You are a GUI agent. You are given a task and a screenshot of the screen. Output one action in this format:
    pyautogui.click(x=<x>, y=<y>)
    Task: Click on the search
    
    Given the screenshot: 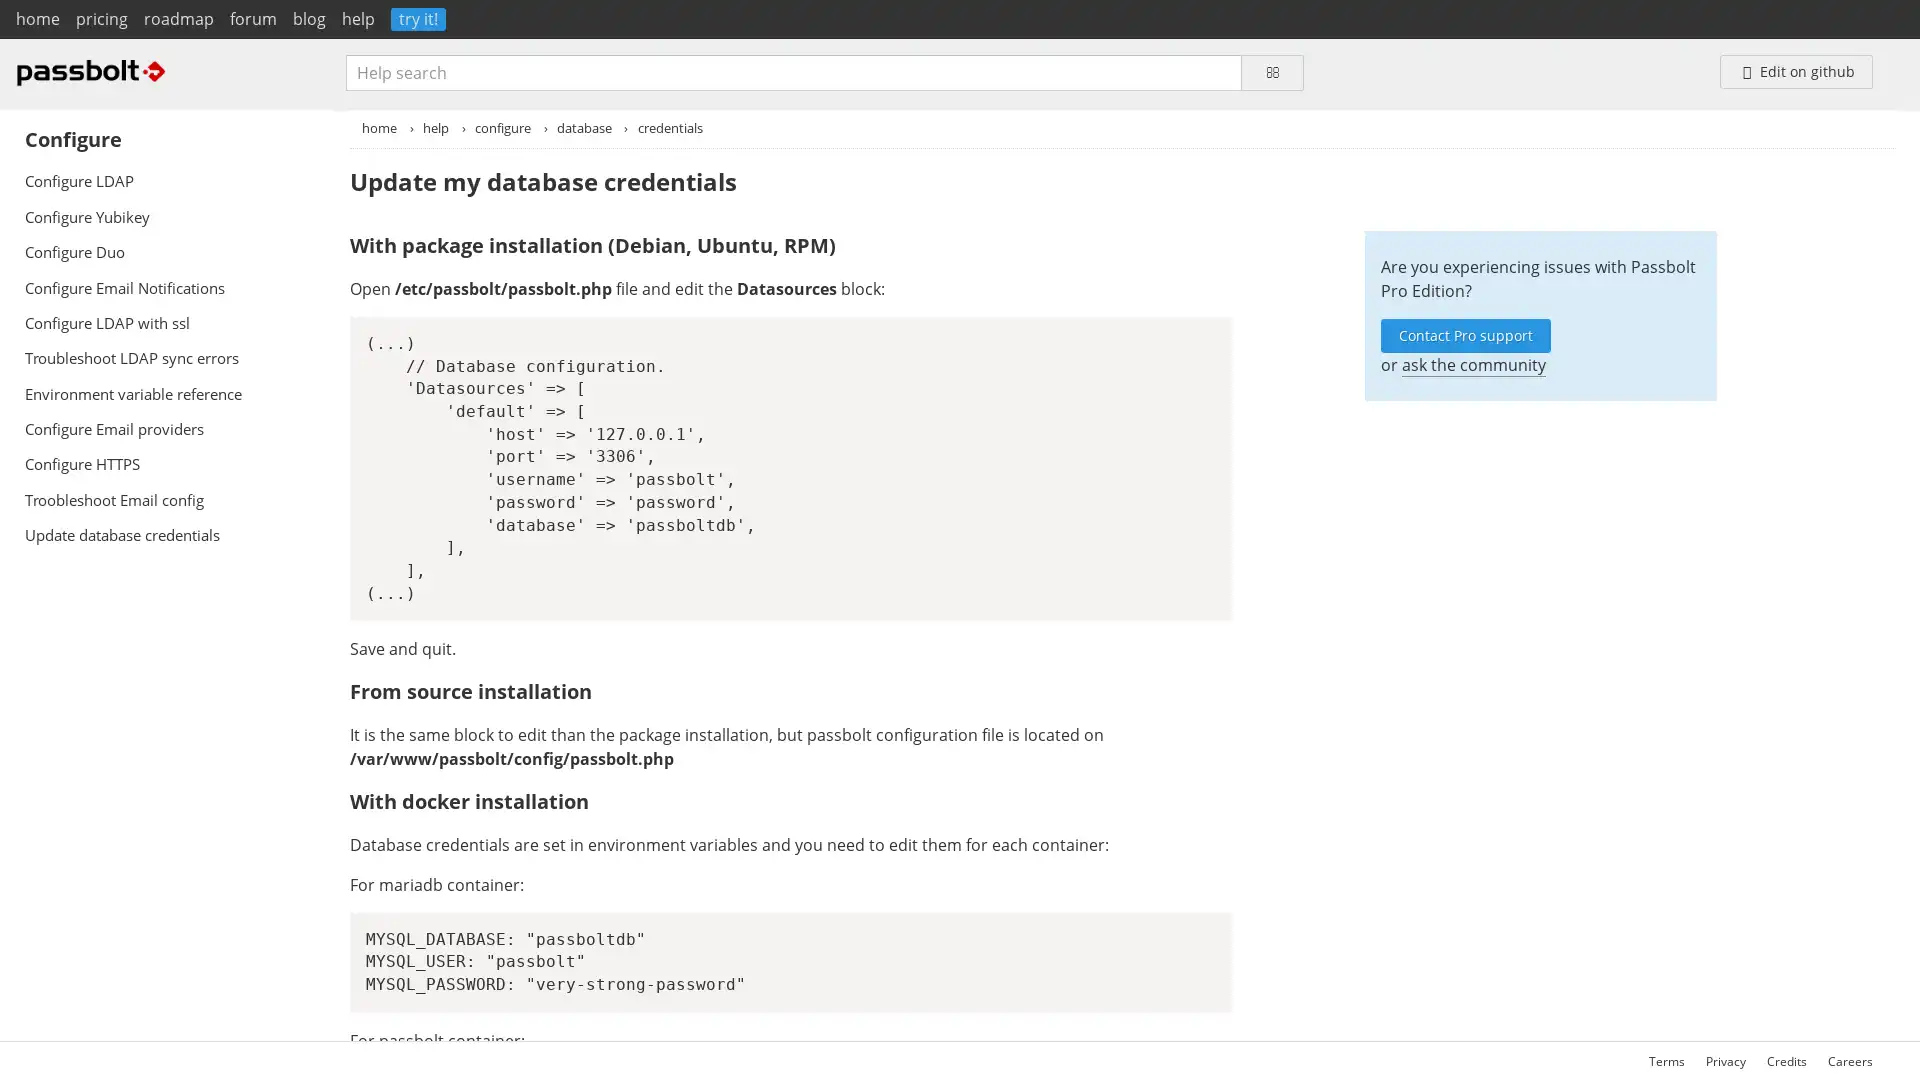 What is the action you would take?
    pyautogui.click(x=1271, y=71)
    